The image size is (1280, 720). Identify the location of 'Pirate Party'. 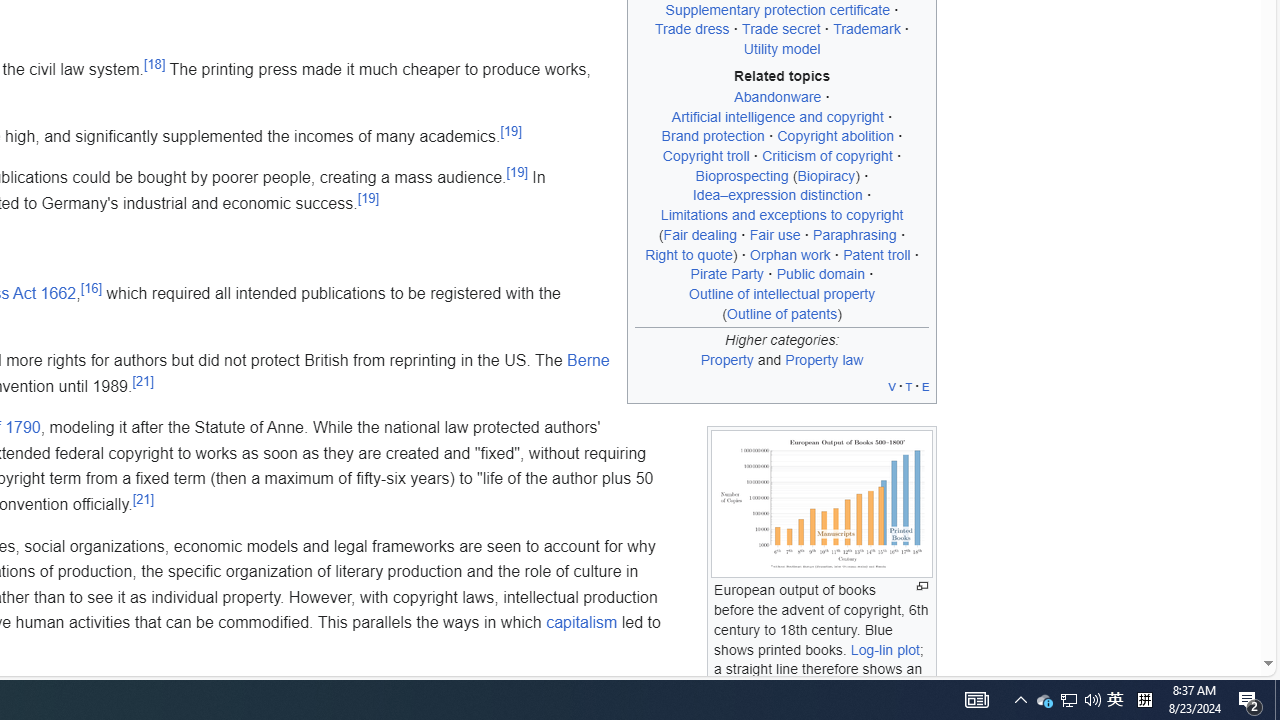
(726, 274).